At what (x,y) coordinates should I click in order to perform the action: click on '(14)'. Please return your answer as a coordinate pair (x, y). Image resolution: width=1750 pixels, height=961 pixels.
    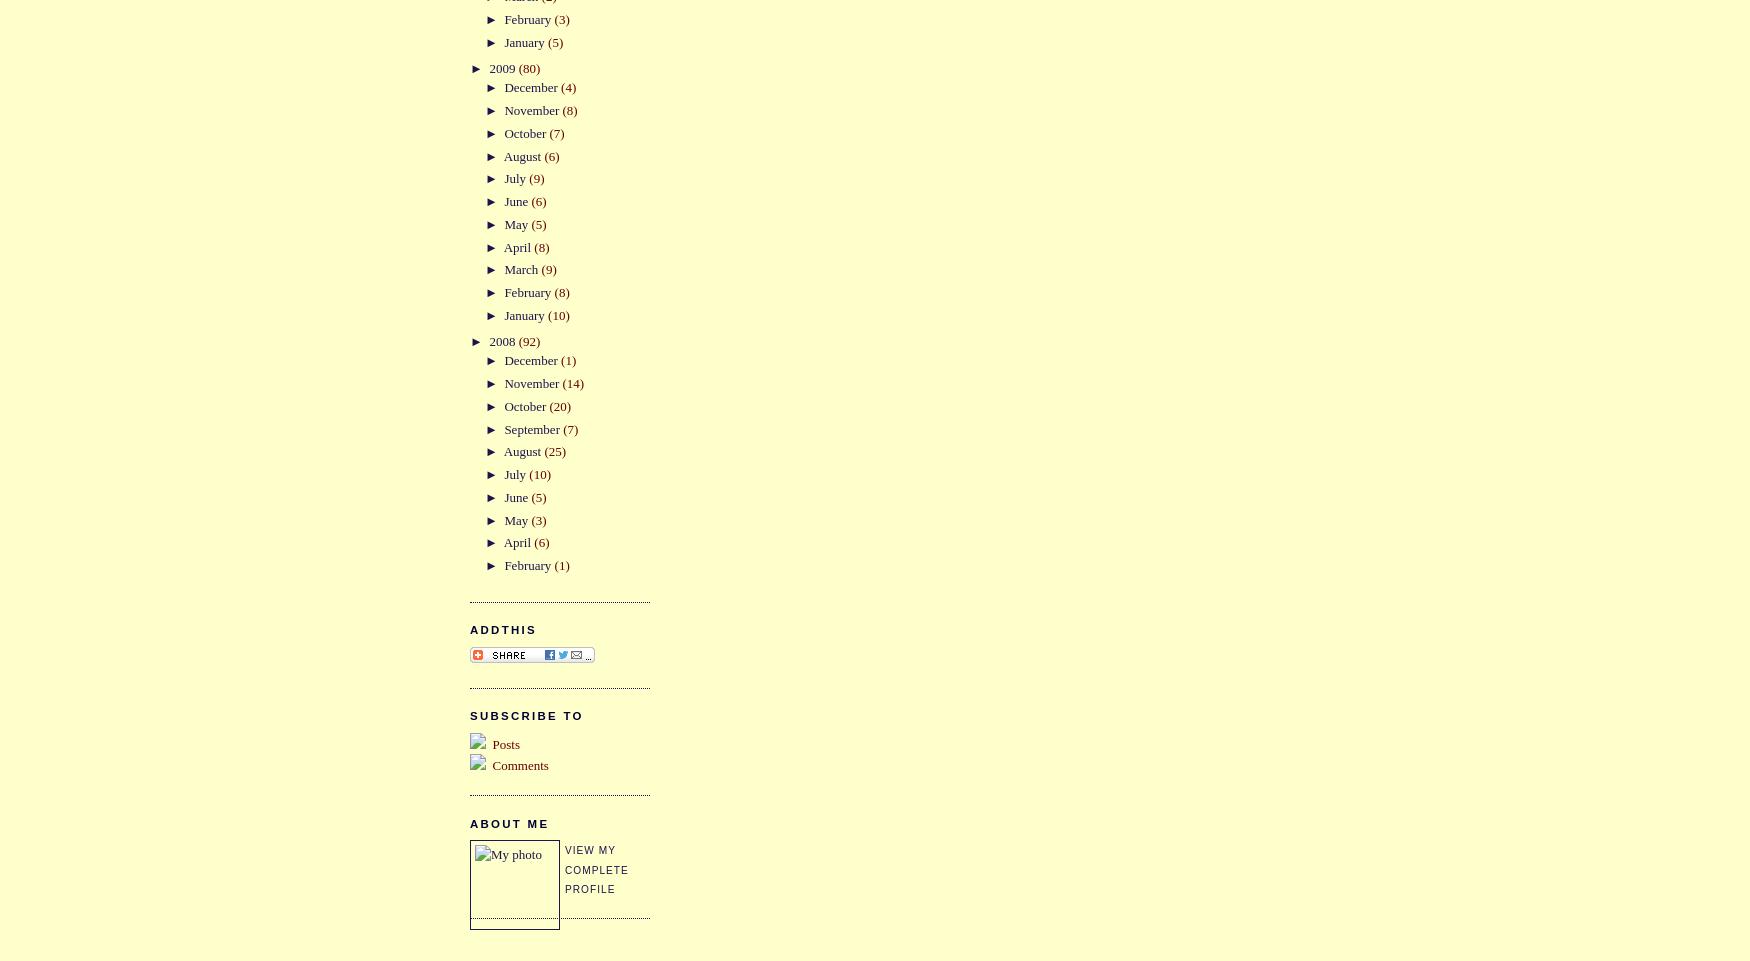
    Looking at the image, I should click on (572, 383).